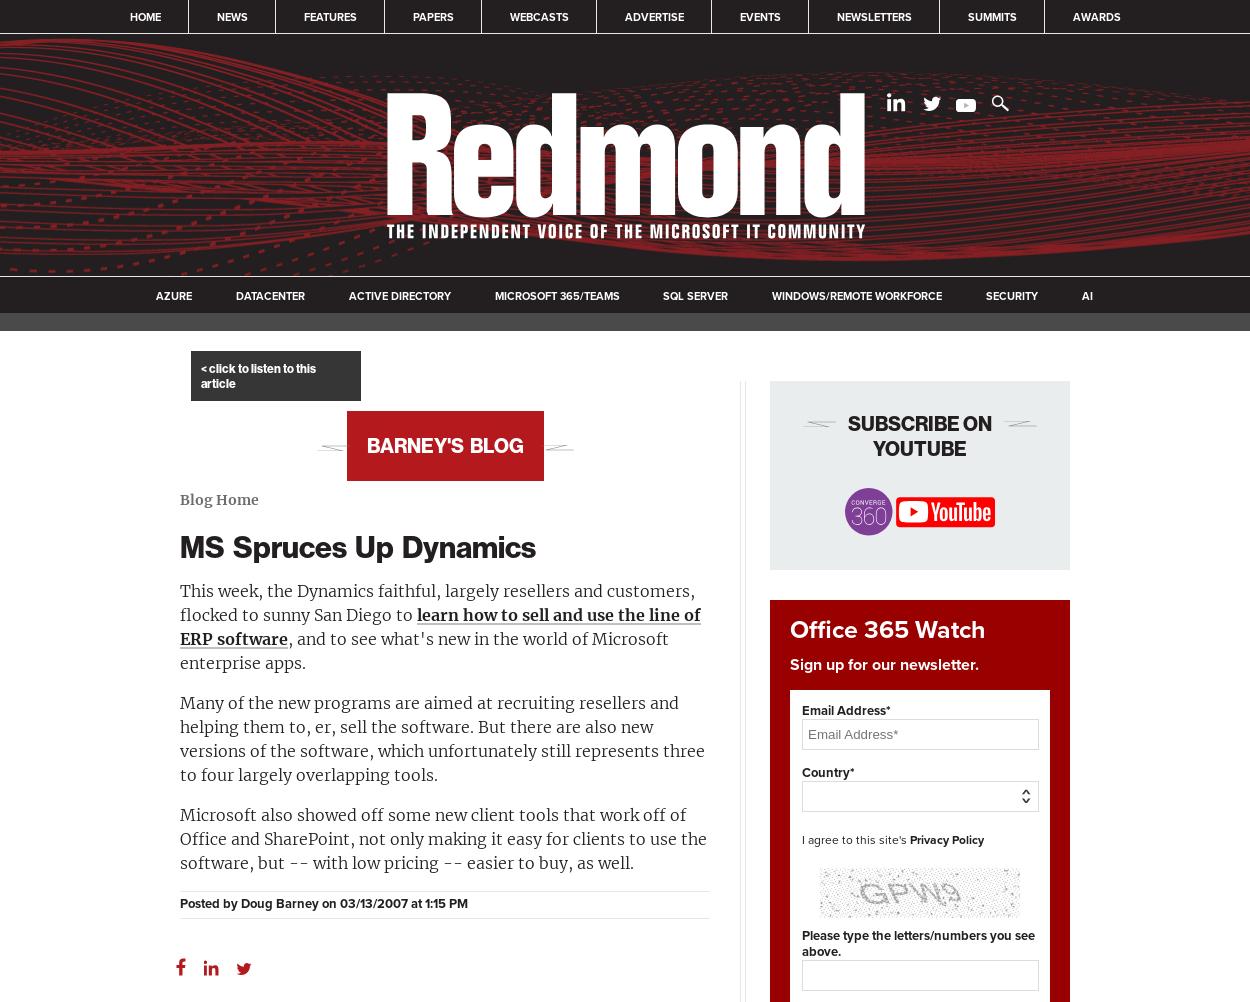  Describe the element at coordinates (920, 434) in the screenshot. I see `'Subscribe on YouTube'` at that location.